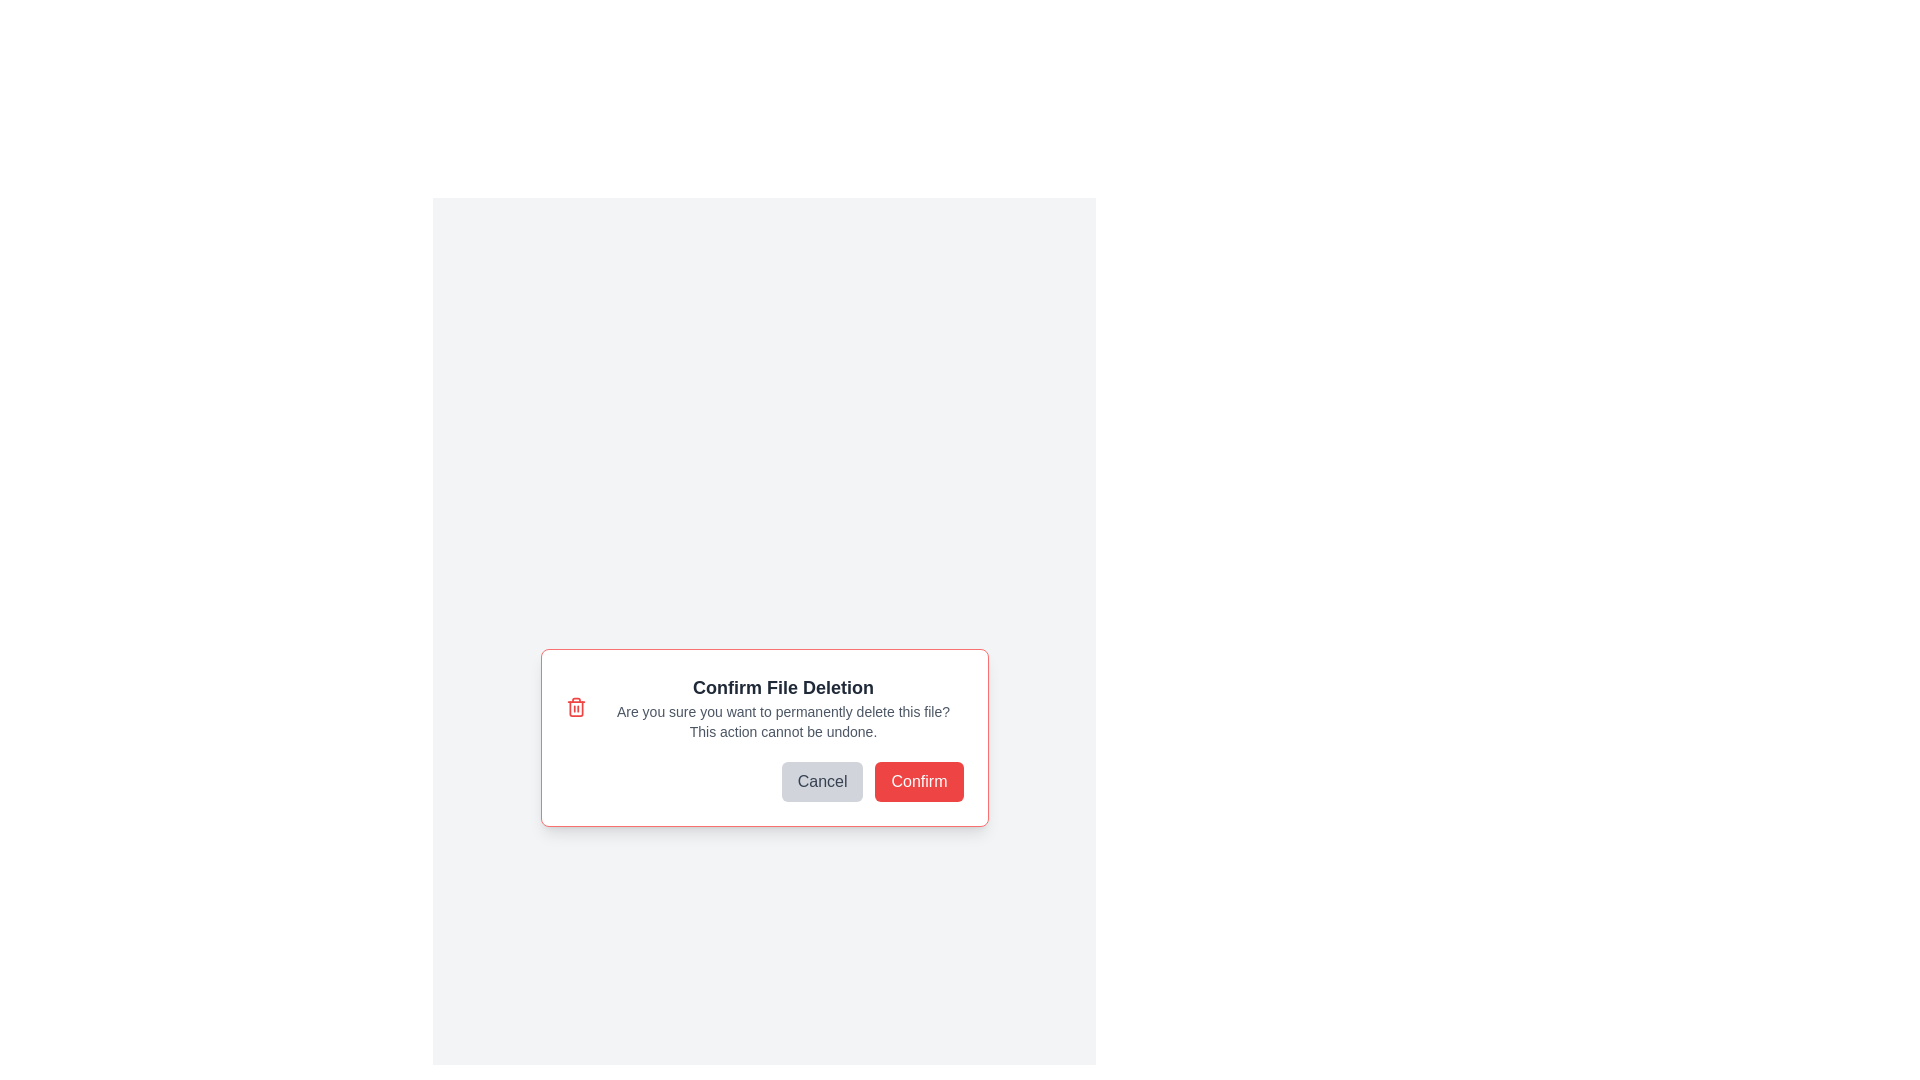 Image resolution: width=1920 pixels, height=1080 pixels. What do you see at coordinates (782, 686) in the screenshot?
I see `the Header text of the dialog box that indicates the purpose of confirming the deletion of a file` at bounding box center [782, 686].